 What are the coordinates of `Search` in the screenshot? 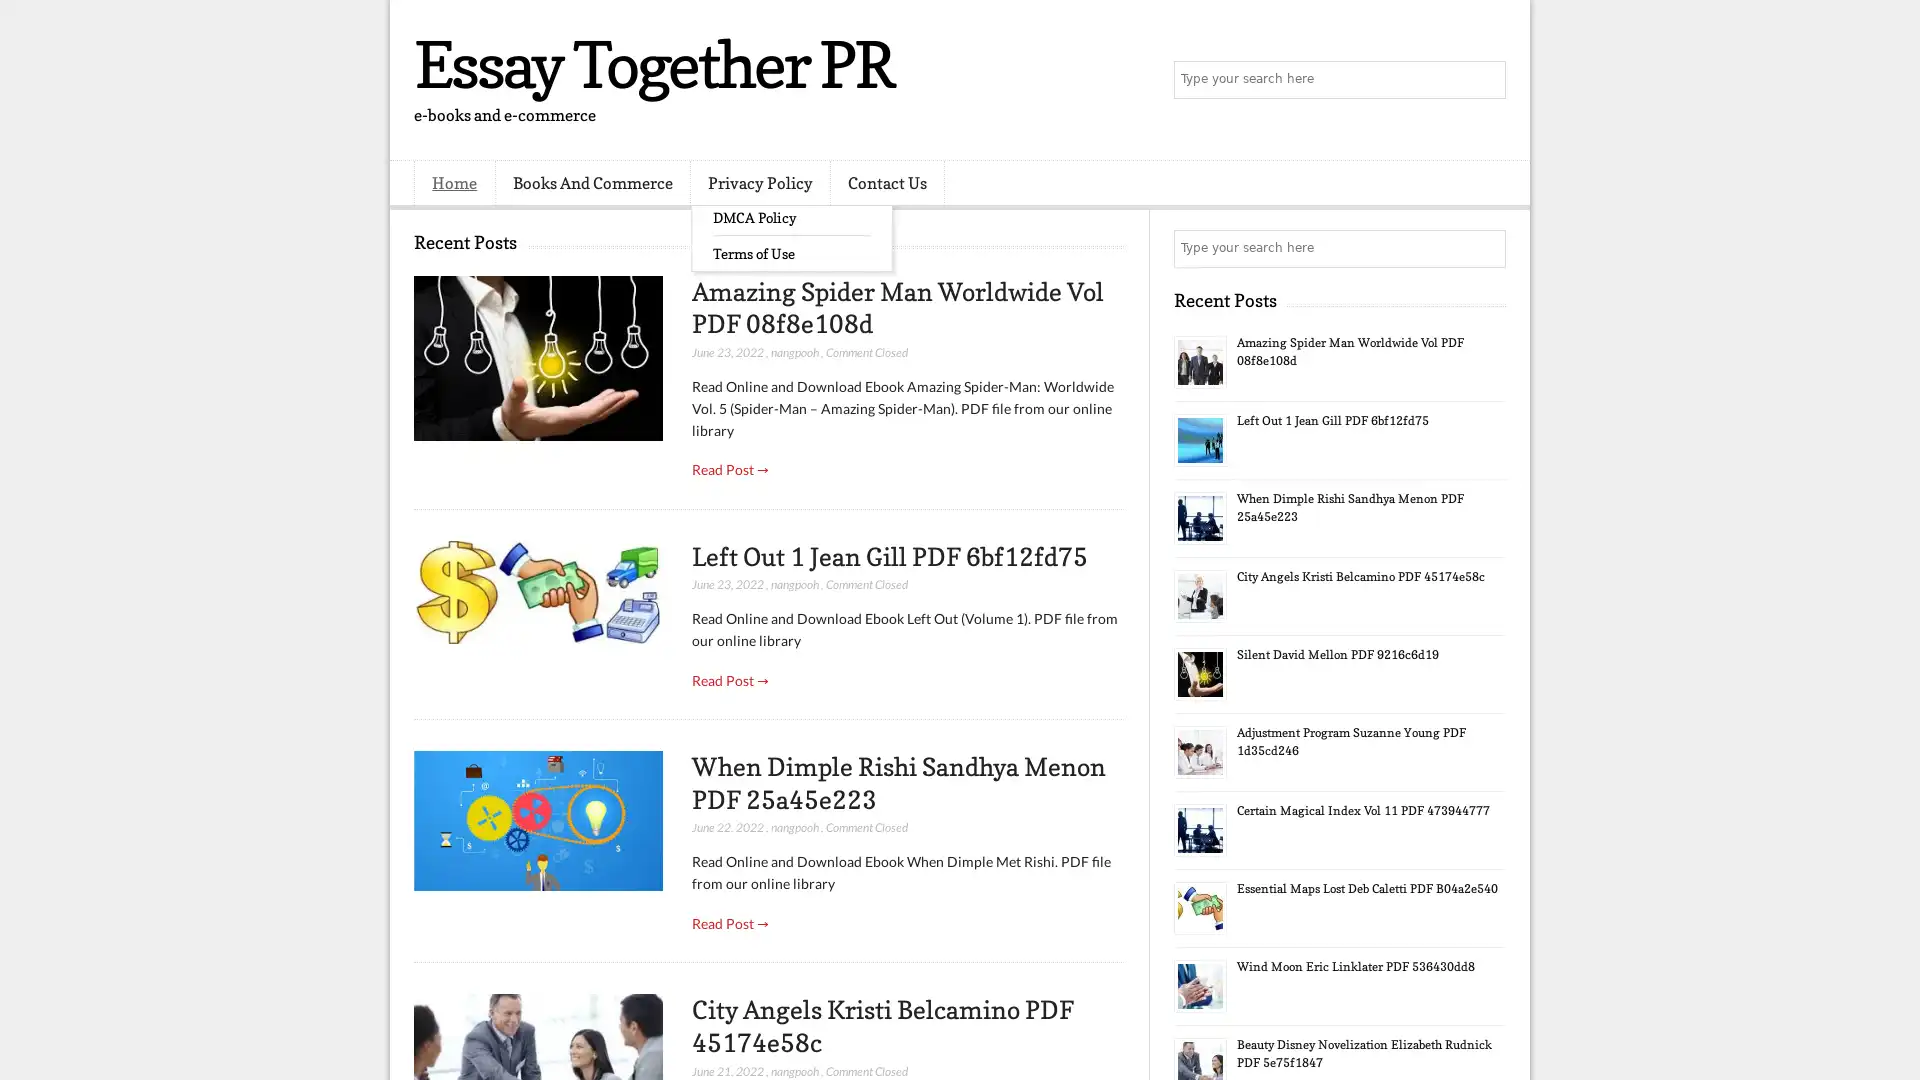 It's located at (1485, 80).